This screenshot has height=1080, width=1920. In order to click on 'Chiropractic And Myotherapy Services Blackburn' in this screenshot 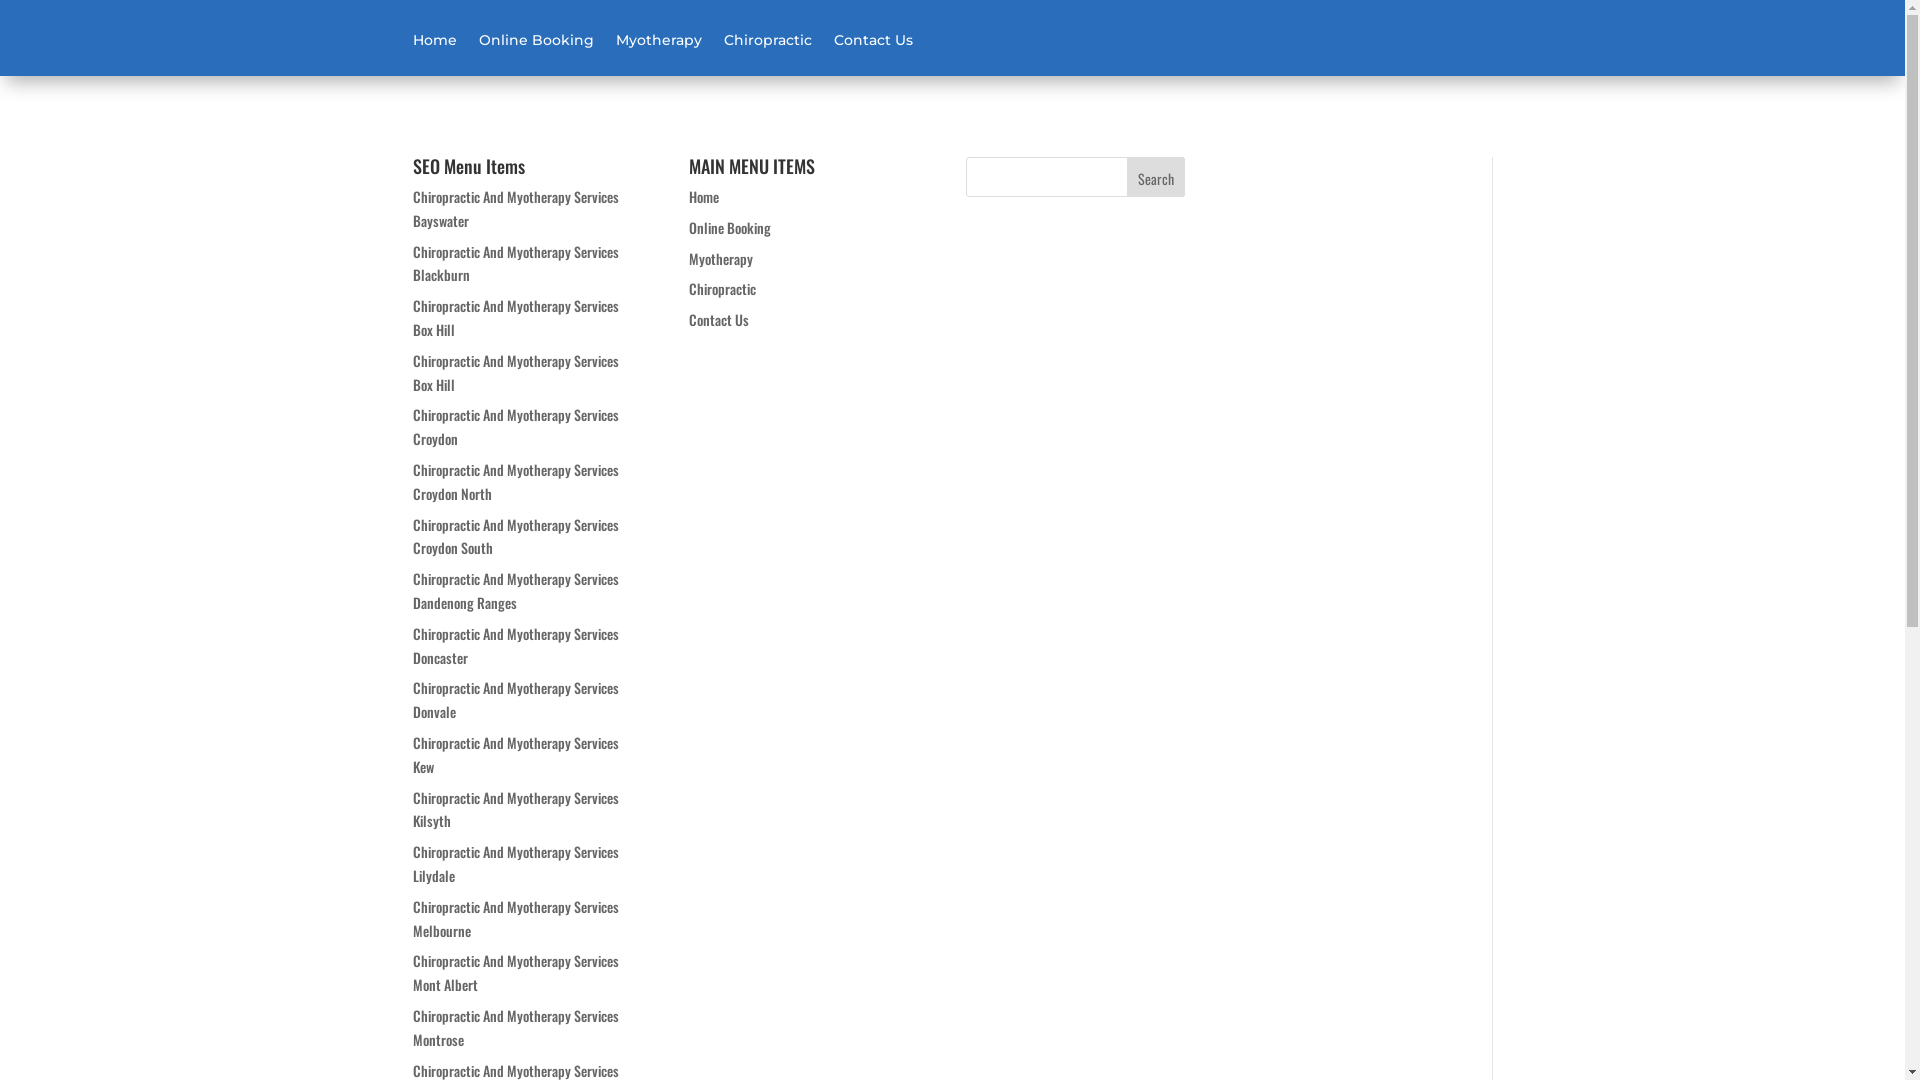, I will do `click(514, 262)`.